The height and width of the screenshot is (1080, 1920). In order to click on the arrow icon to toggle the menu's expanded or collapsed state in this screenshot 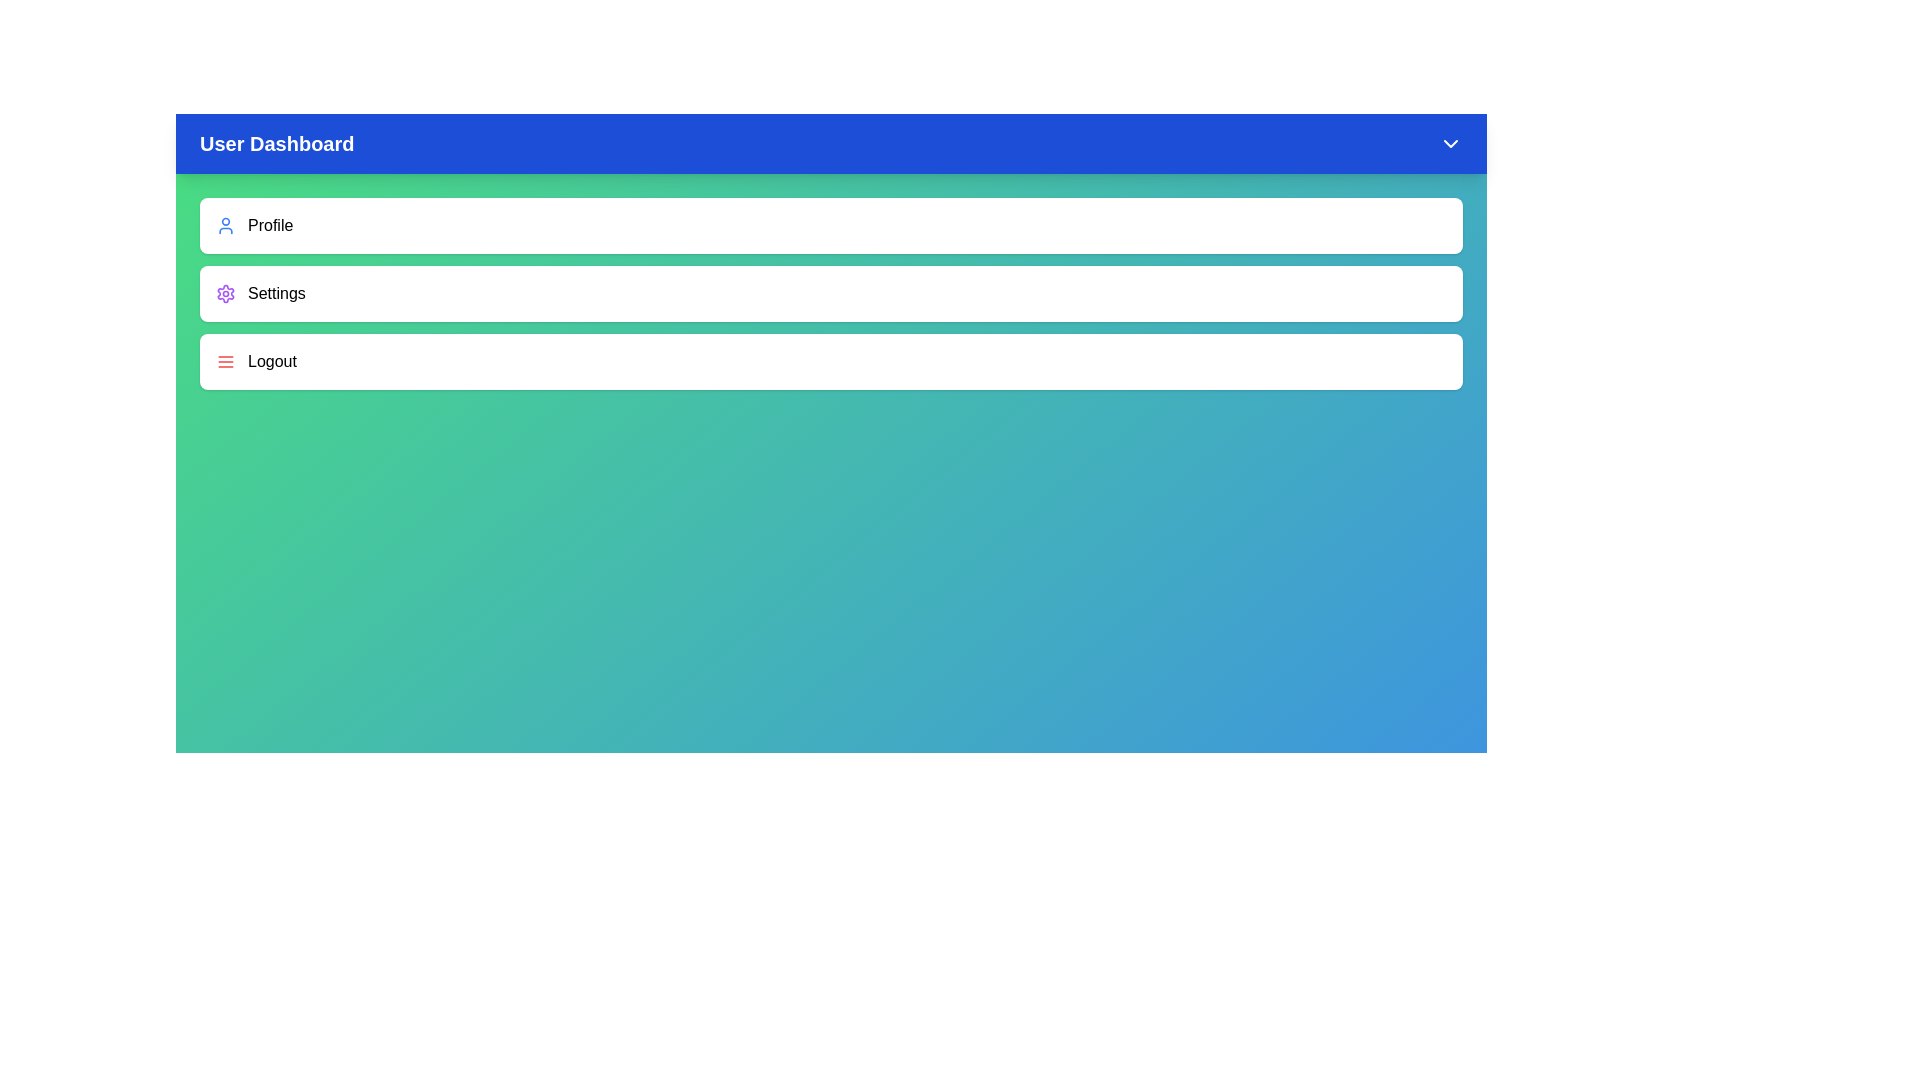, I will do `click(1450, 142)`.